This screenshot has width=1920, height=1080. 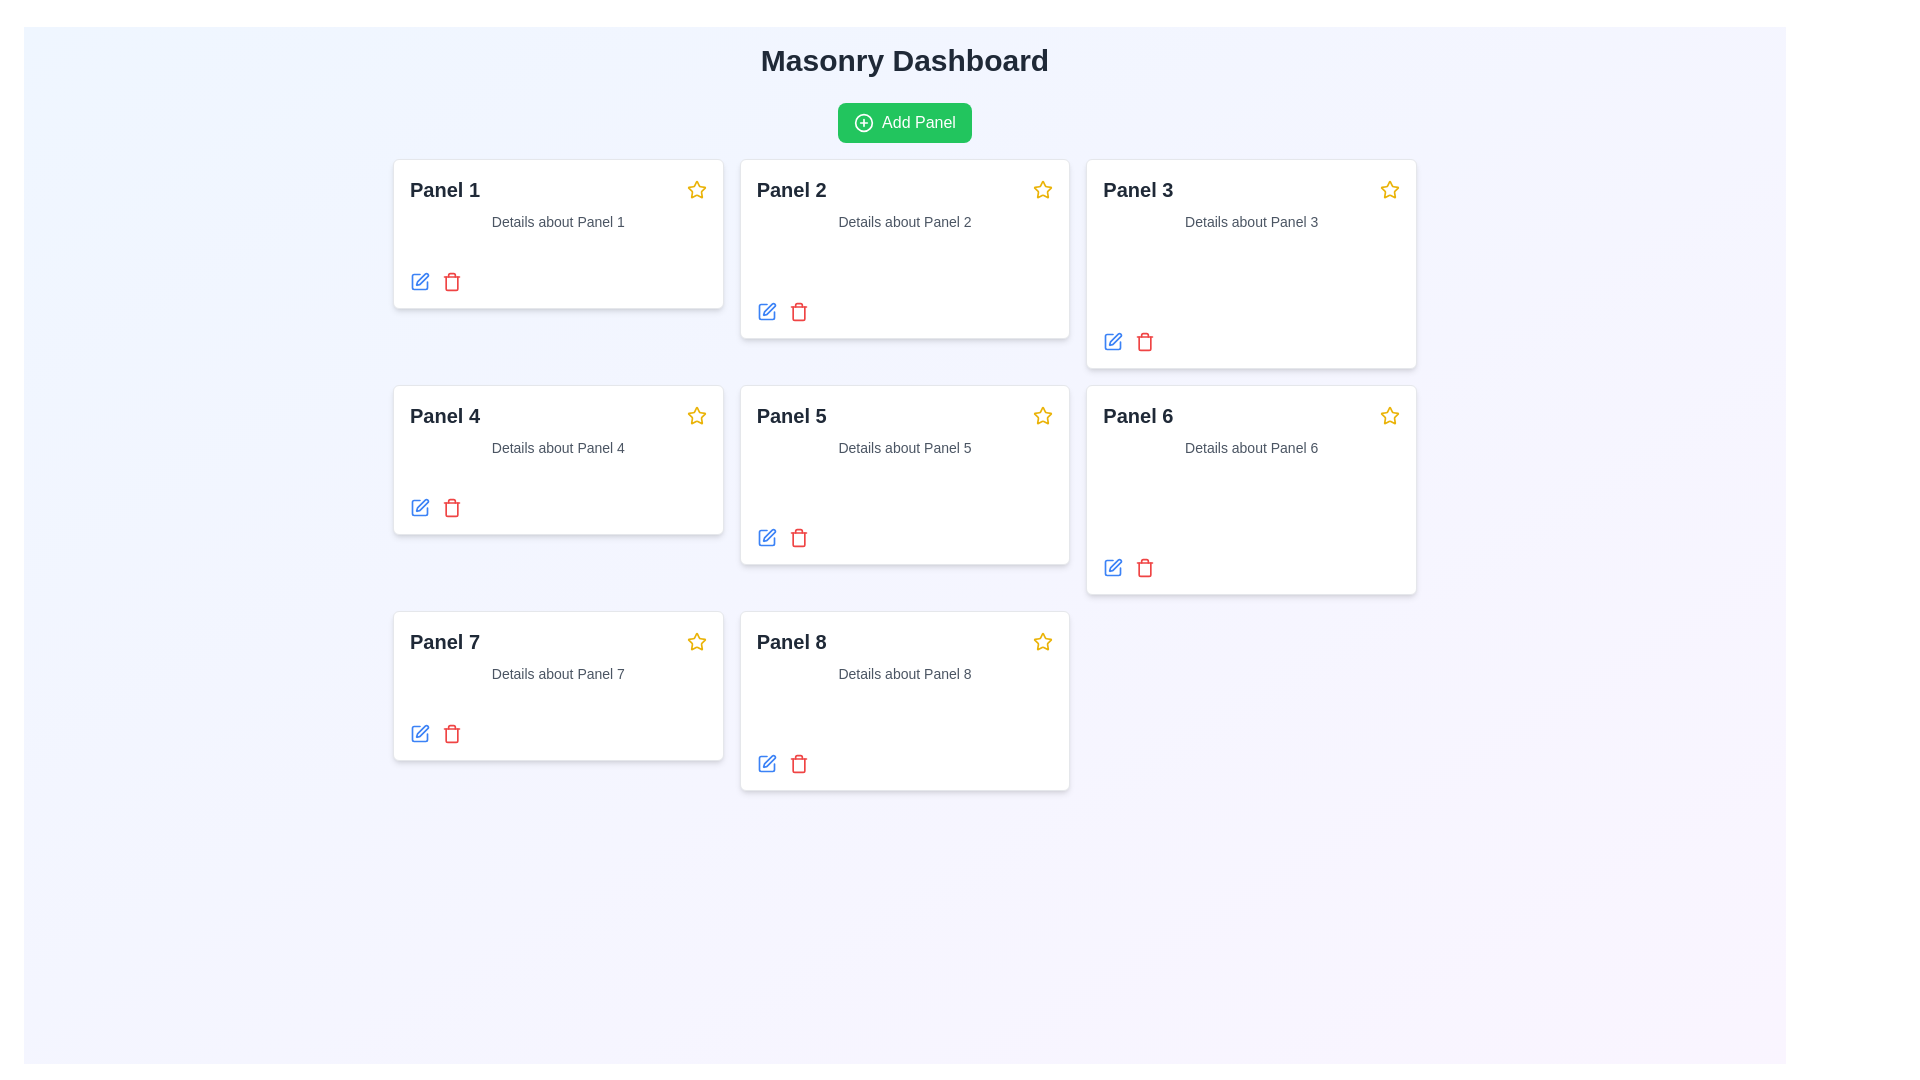 What do you see at coordinates (1042, 641) in the screenshot?
I see `the star icon button located in the top-right corner of 'Panel 8'` at bounding box center [1042, 641].